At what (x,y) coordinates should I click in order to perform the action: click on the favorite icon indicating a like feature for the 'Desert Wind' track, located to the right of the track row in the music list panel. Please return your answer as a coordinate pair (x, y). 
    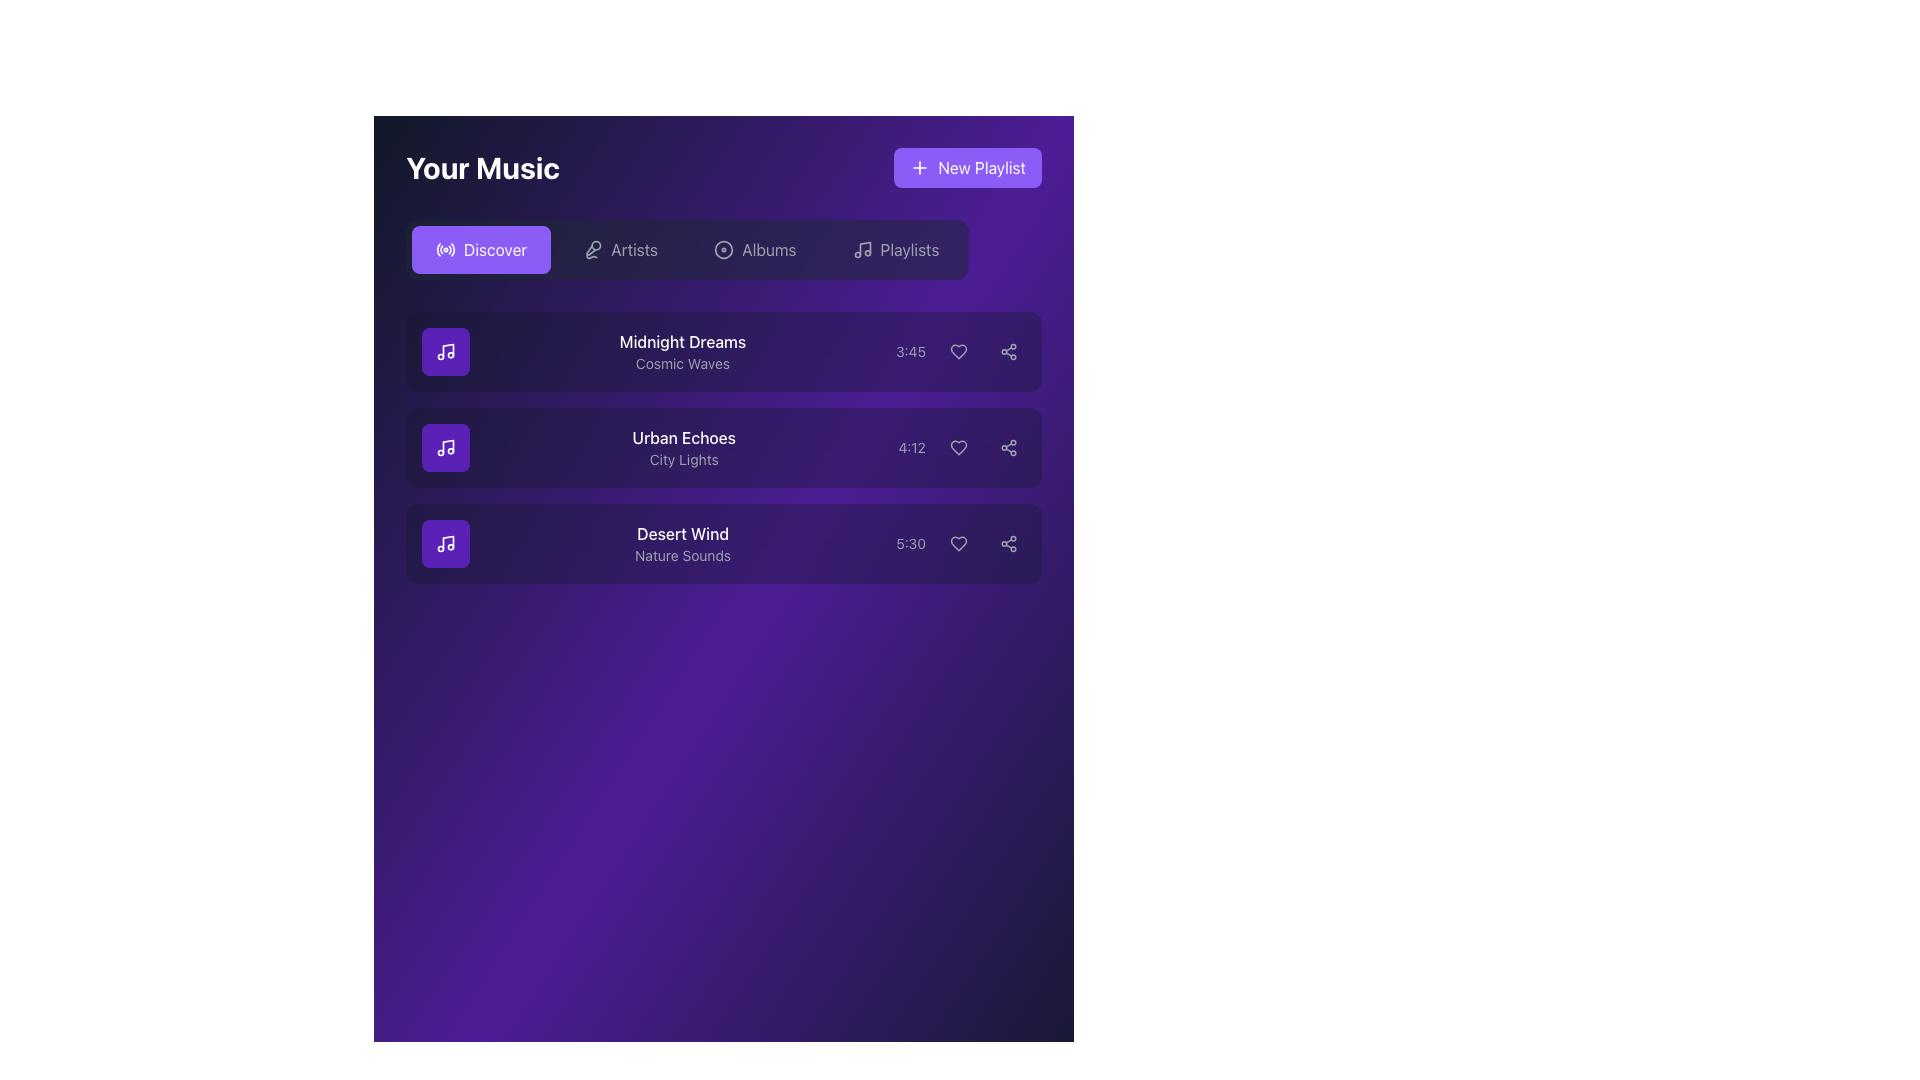
    Looking at the image, I should click on (958, 543).